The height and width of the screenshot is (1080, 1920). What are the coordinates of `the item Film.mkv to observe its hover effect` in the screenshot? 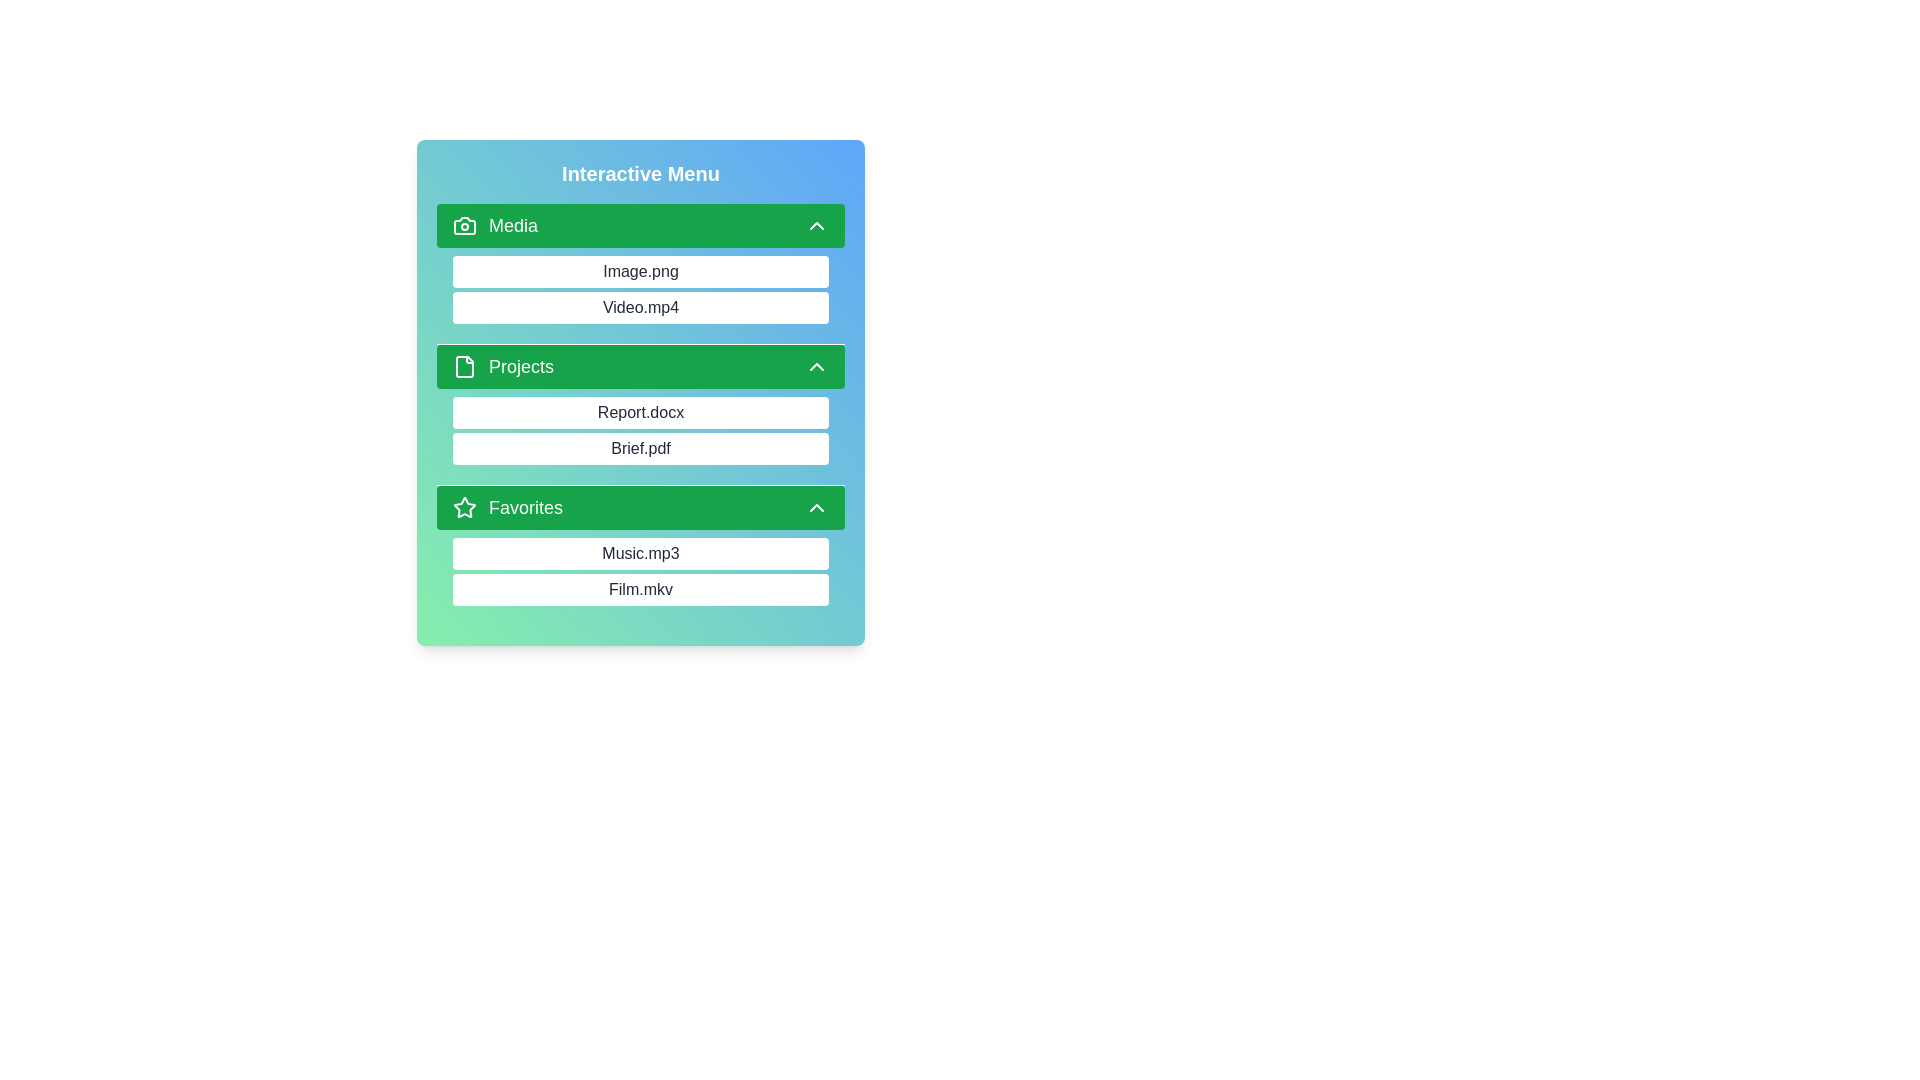 It's located at (641, 589).